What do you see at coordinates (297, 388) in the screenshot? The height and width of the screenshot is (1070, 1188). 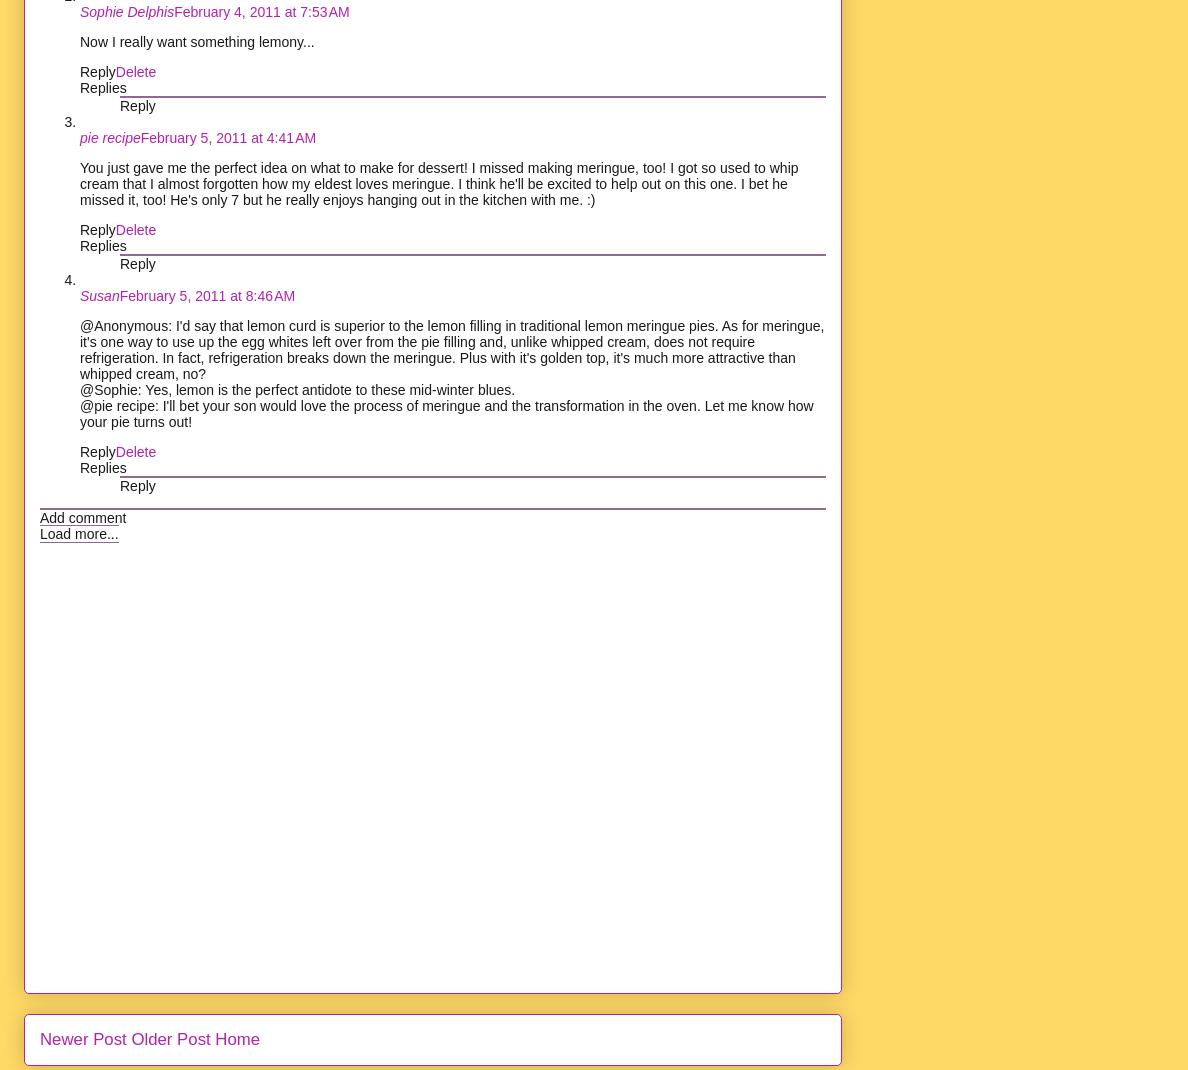 I see `'@Sophie: Yes, lemon is the perfect antidote to these mid-winter blues.'` at bounding box center [297, 388].